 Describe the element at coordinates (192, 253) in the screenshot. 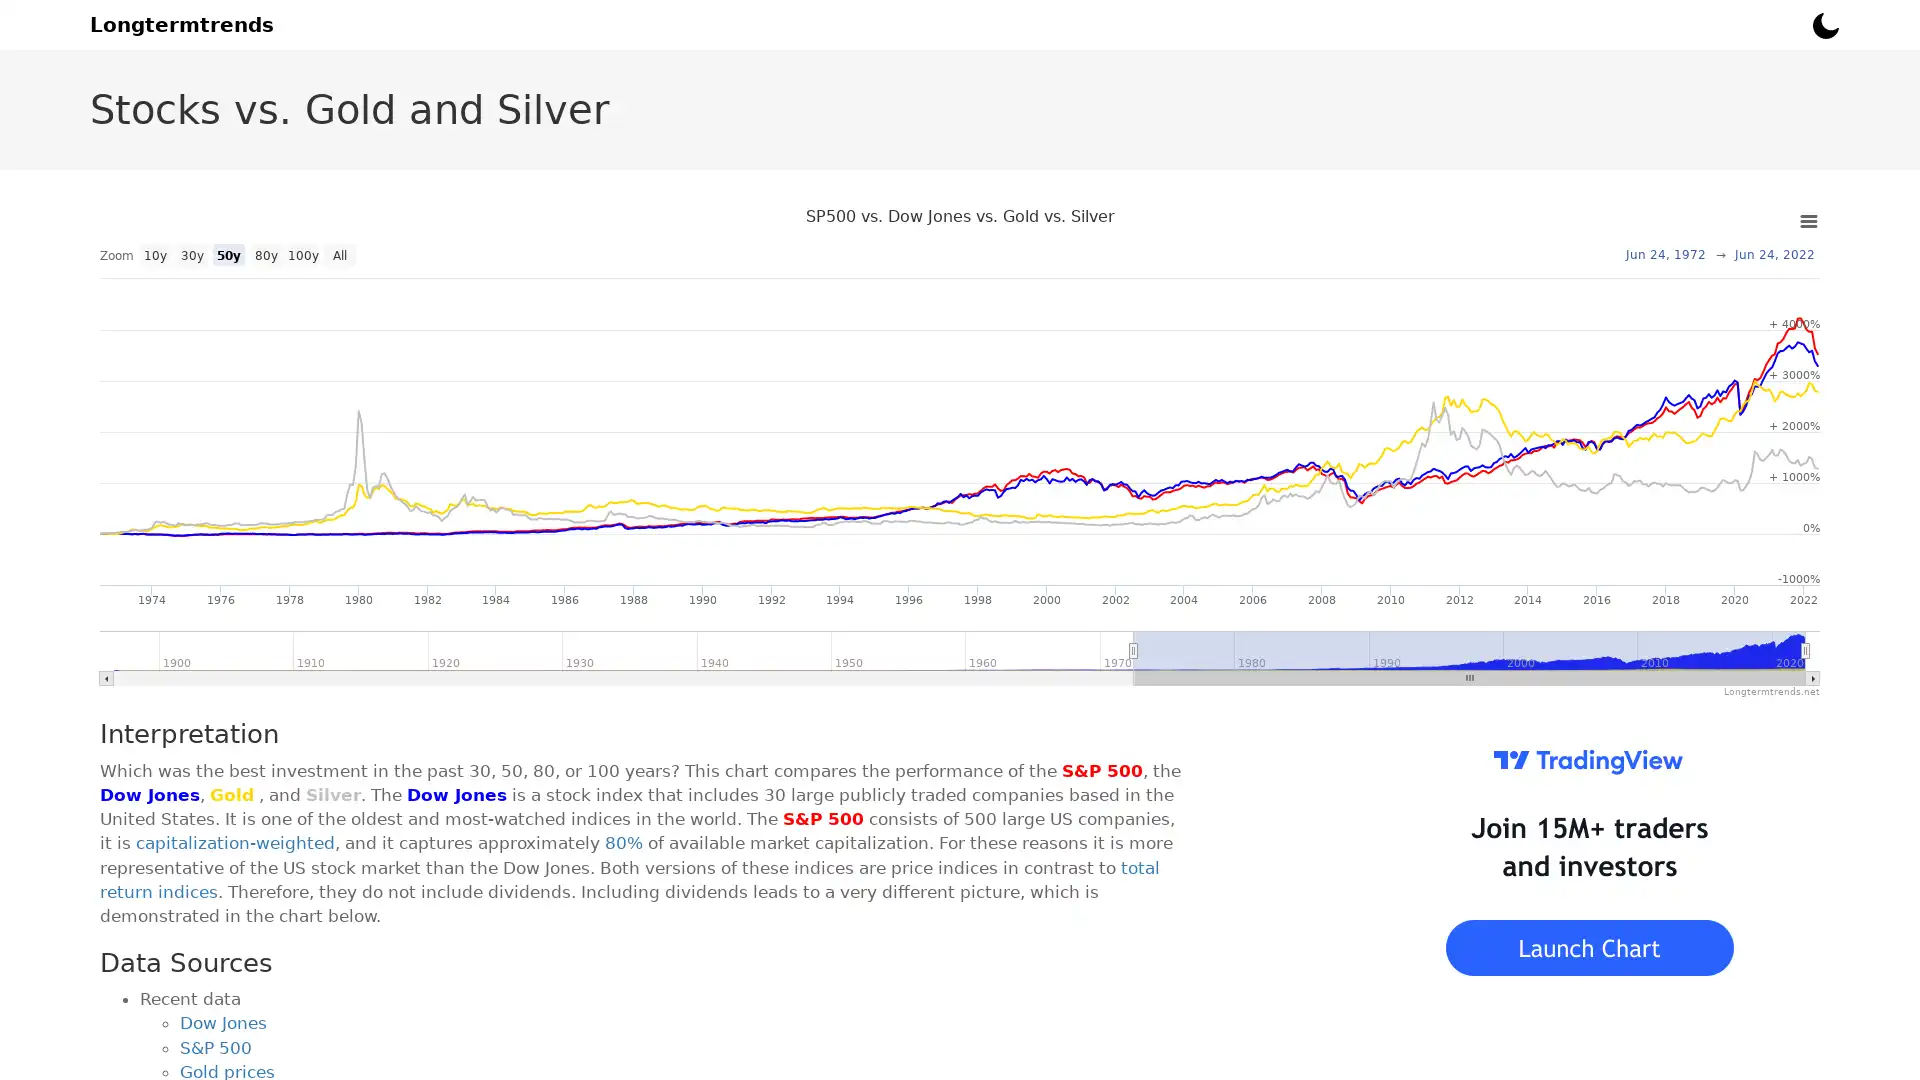

I see `30y` at that location.